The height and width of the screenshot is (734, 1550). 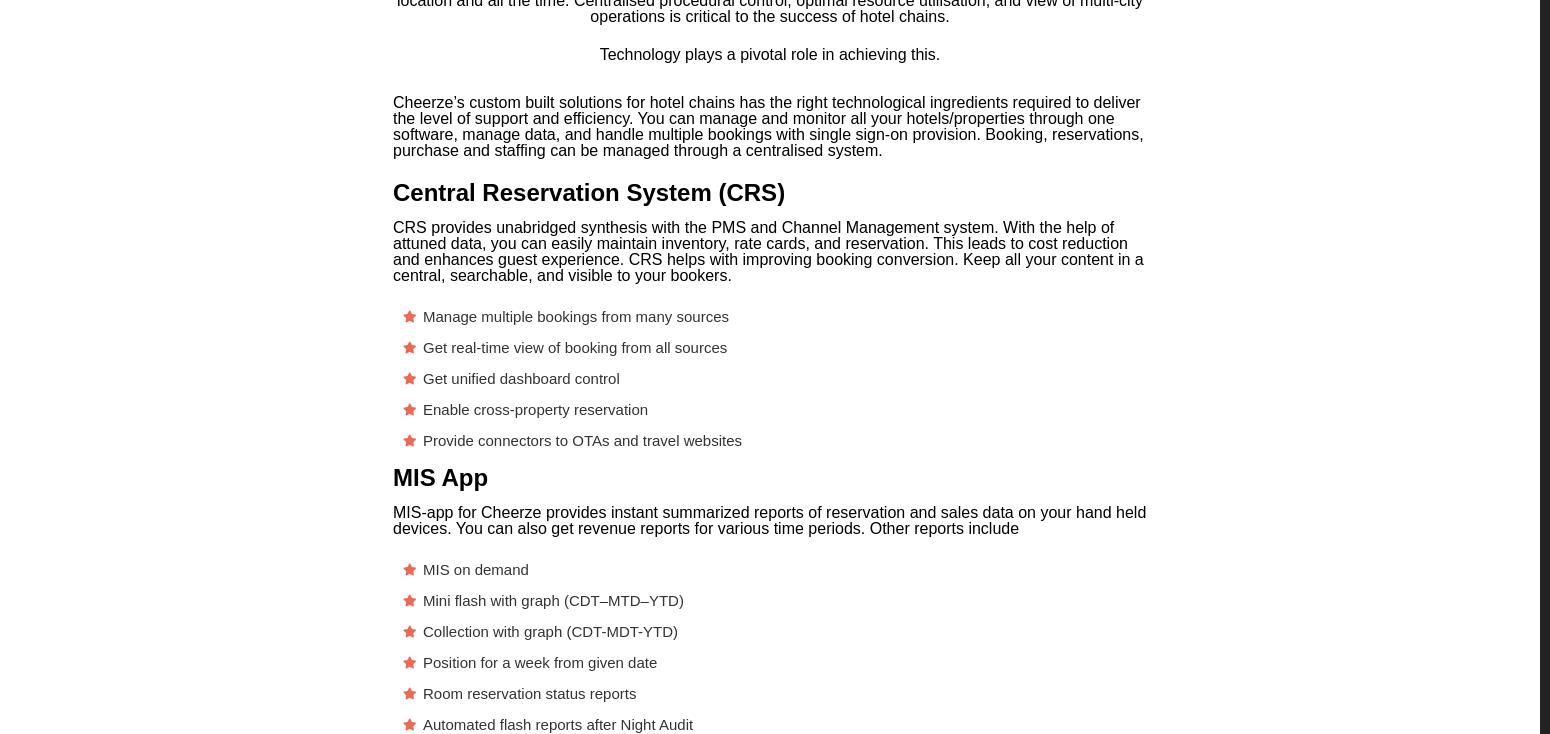 I want to click on 'Position for a week from given date', so click(x=539, y=661).